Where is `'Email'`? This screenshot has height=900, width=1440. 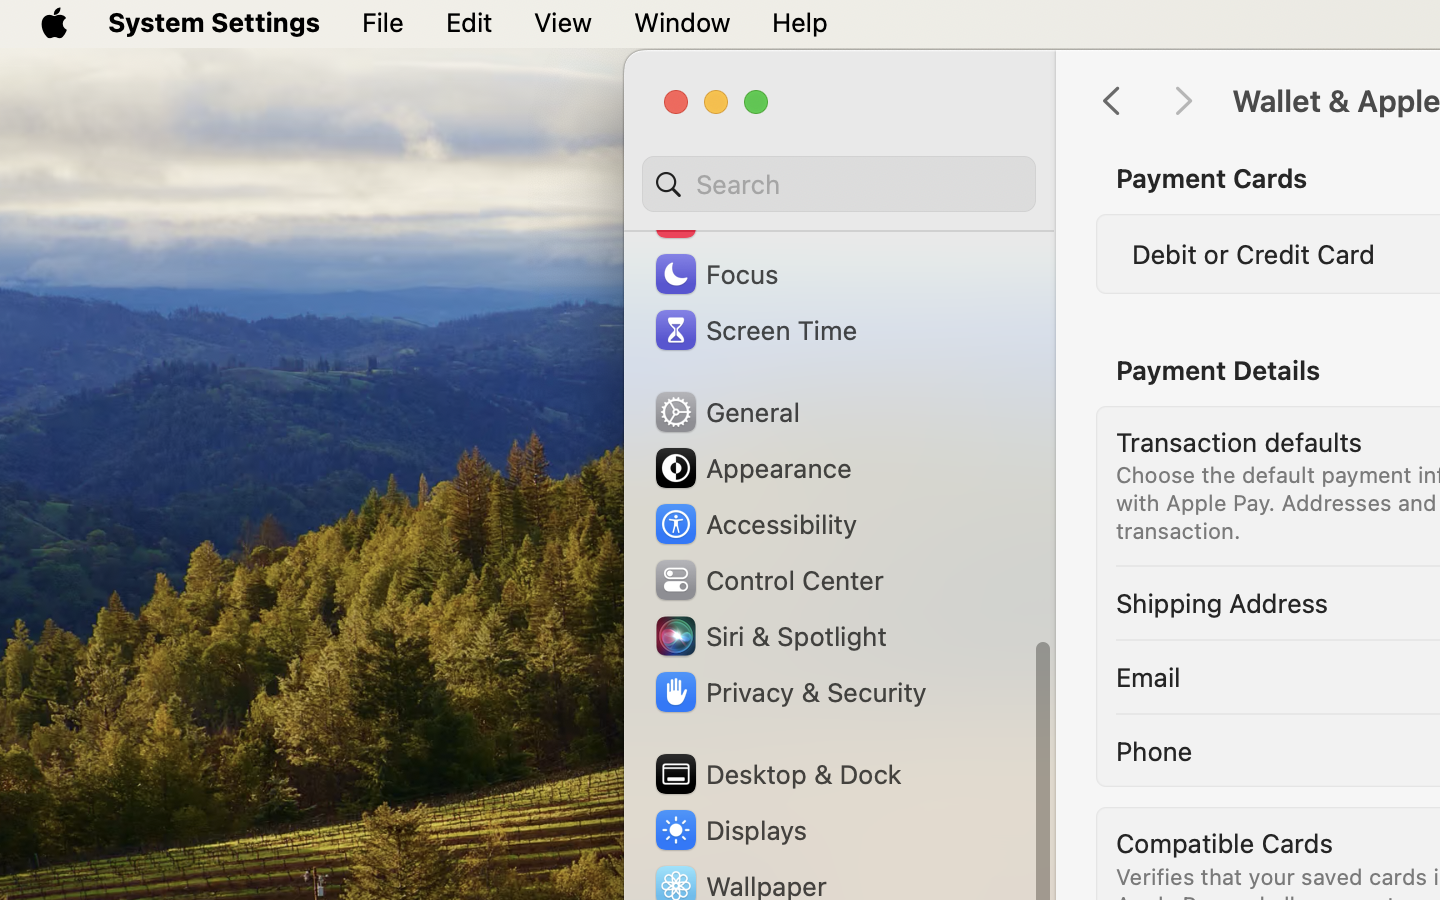
'Email' is located at coordinates (1147, 675).